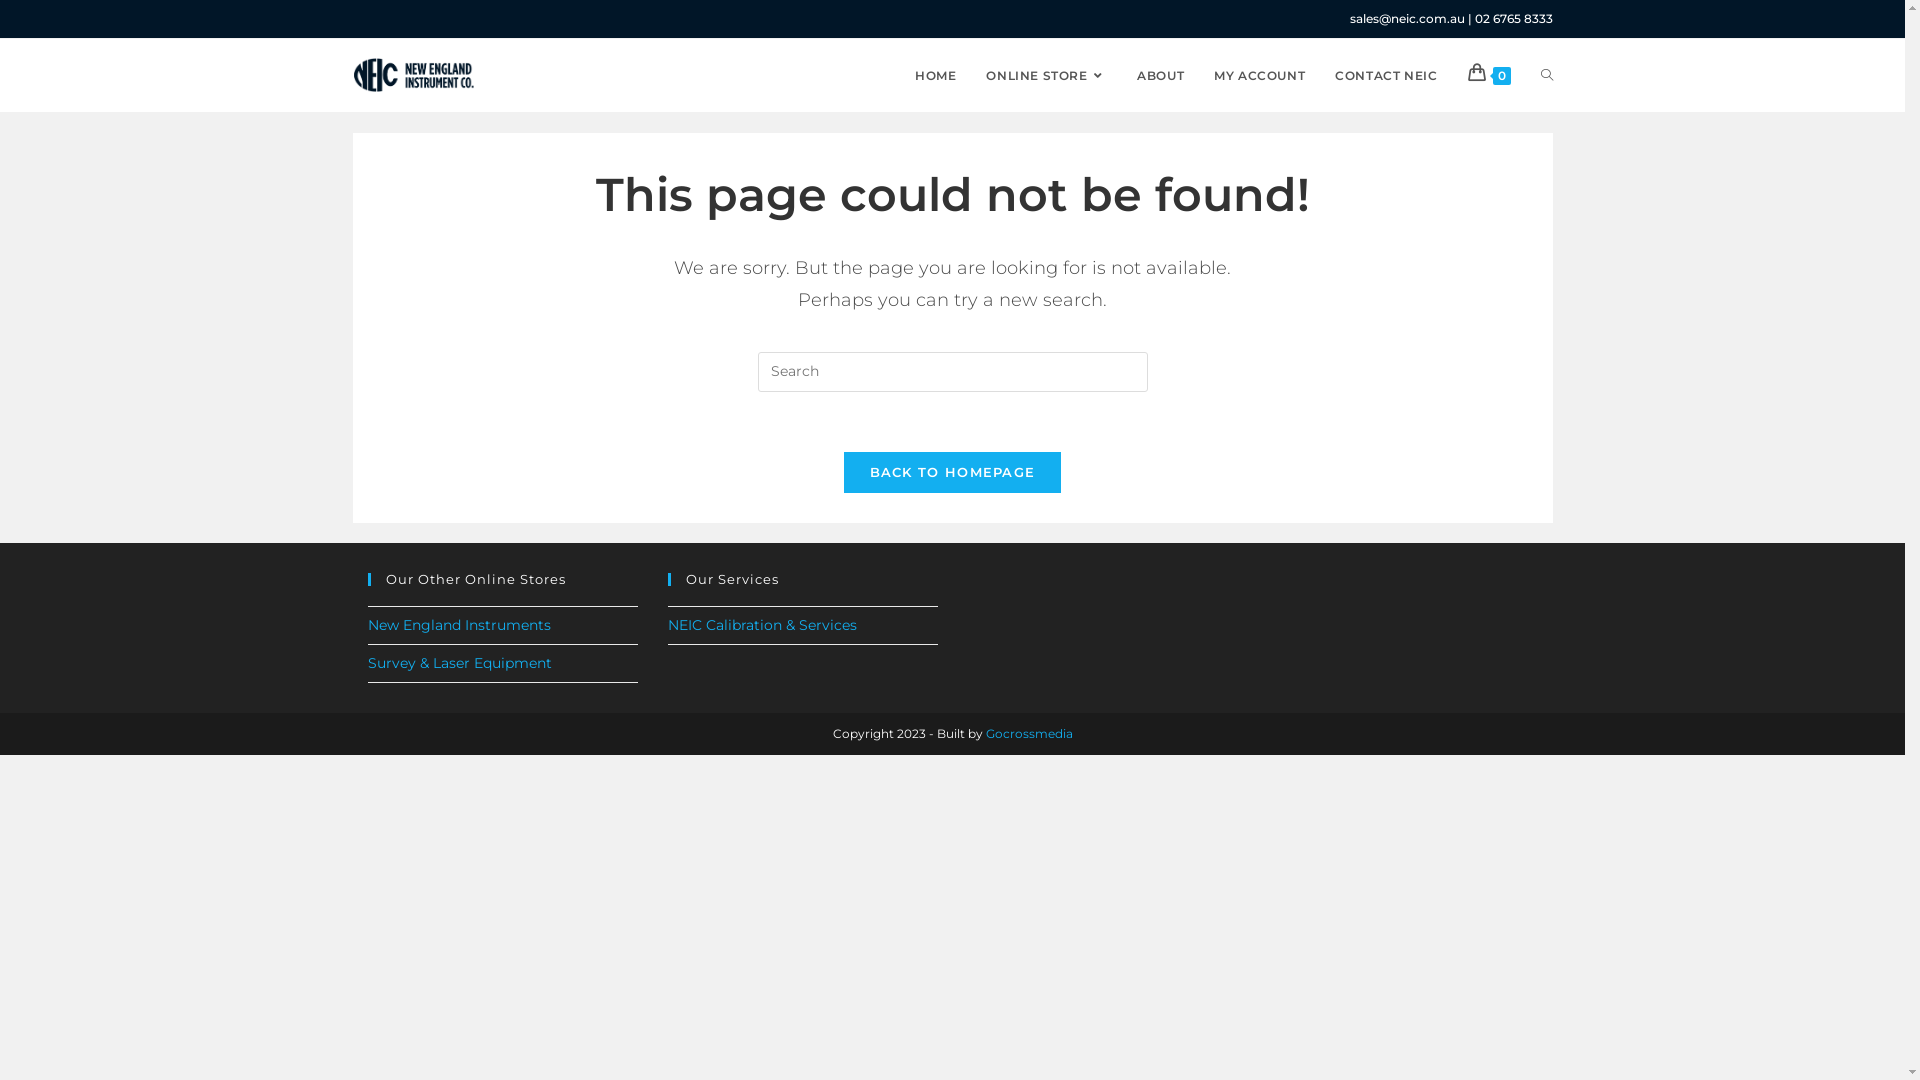  I want to click on 'ABOUT', so click(1122, 74).